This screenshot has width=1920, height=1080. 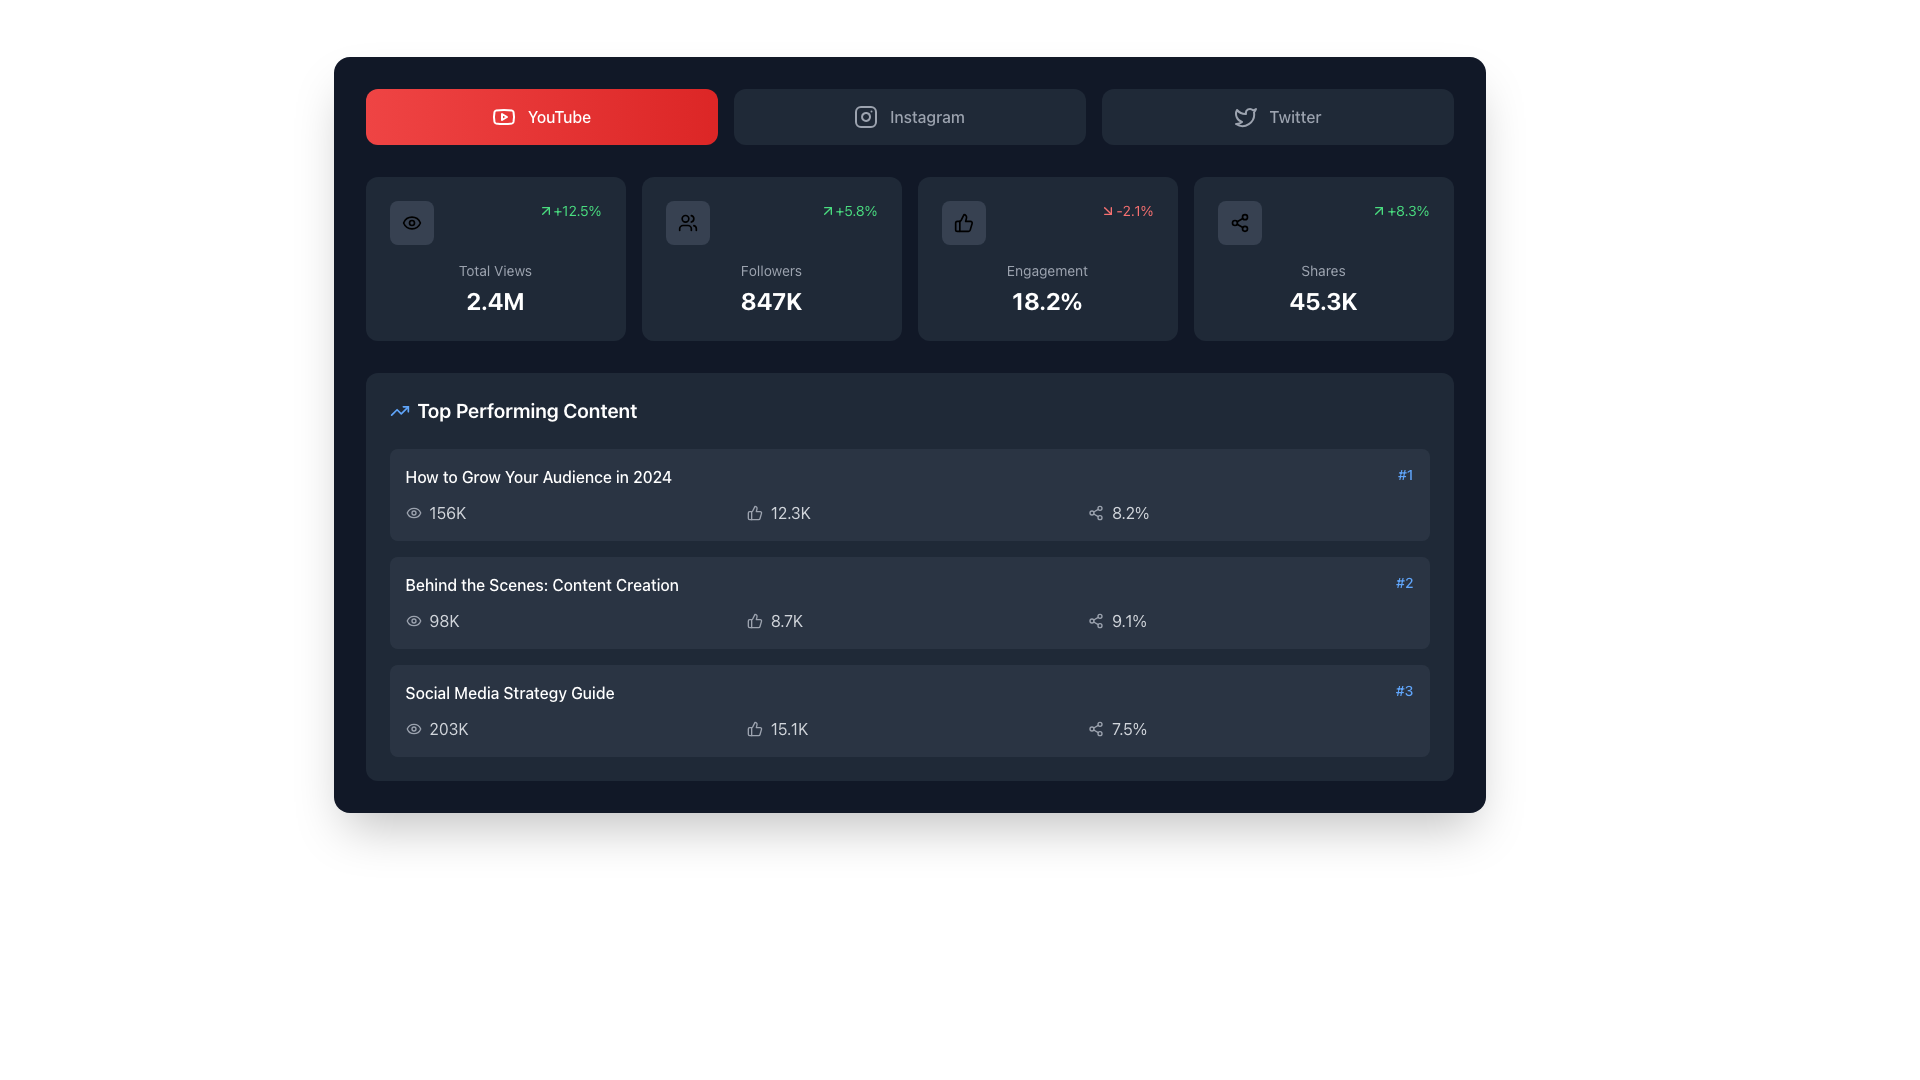 What do you see at coordinates (541, 116) in the screenshot?
I see `the leftmost navigational button at the top center of the interface, which likely redirects to a YouTube-related page` at bounding box center [541, 116].